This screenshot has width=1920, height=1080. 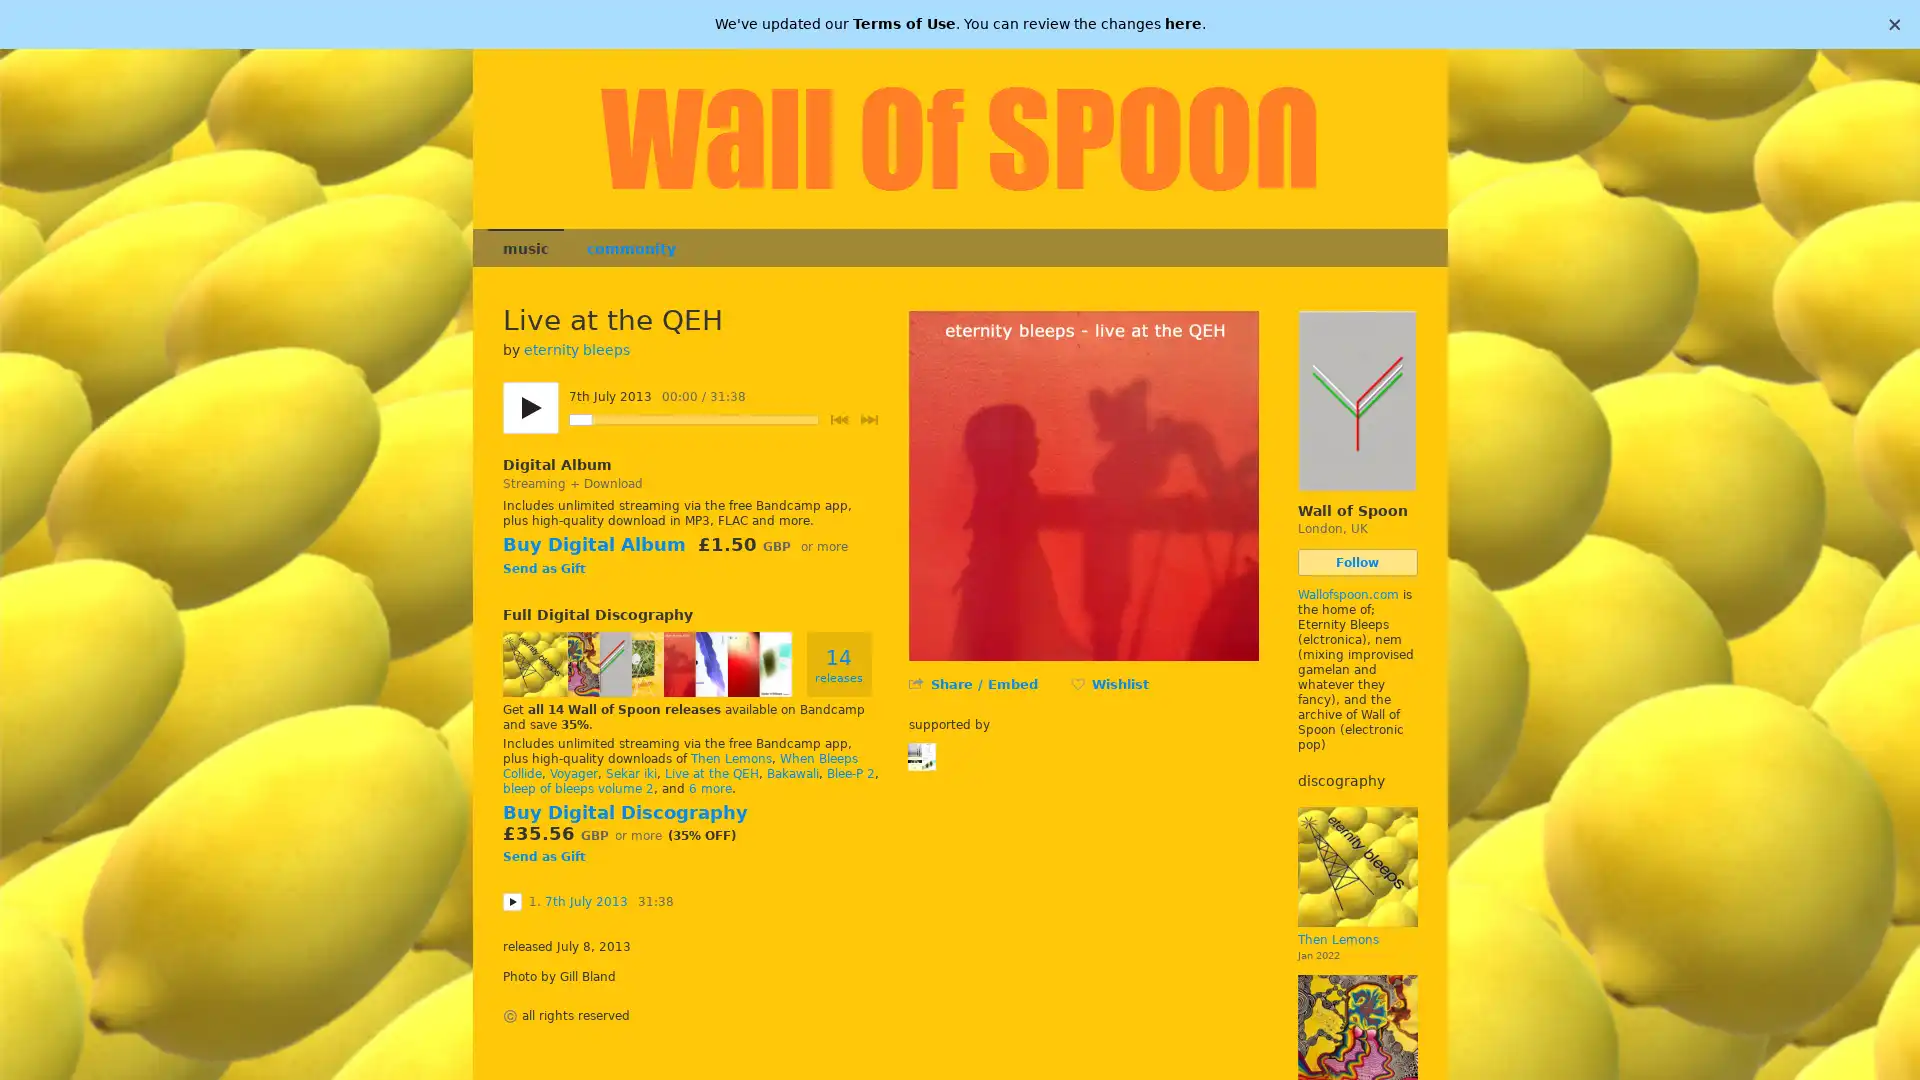 What do you see at coordinates (1357, 562) in the screenshot?
I see `Follow` at bounding box center [1357, 562].